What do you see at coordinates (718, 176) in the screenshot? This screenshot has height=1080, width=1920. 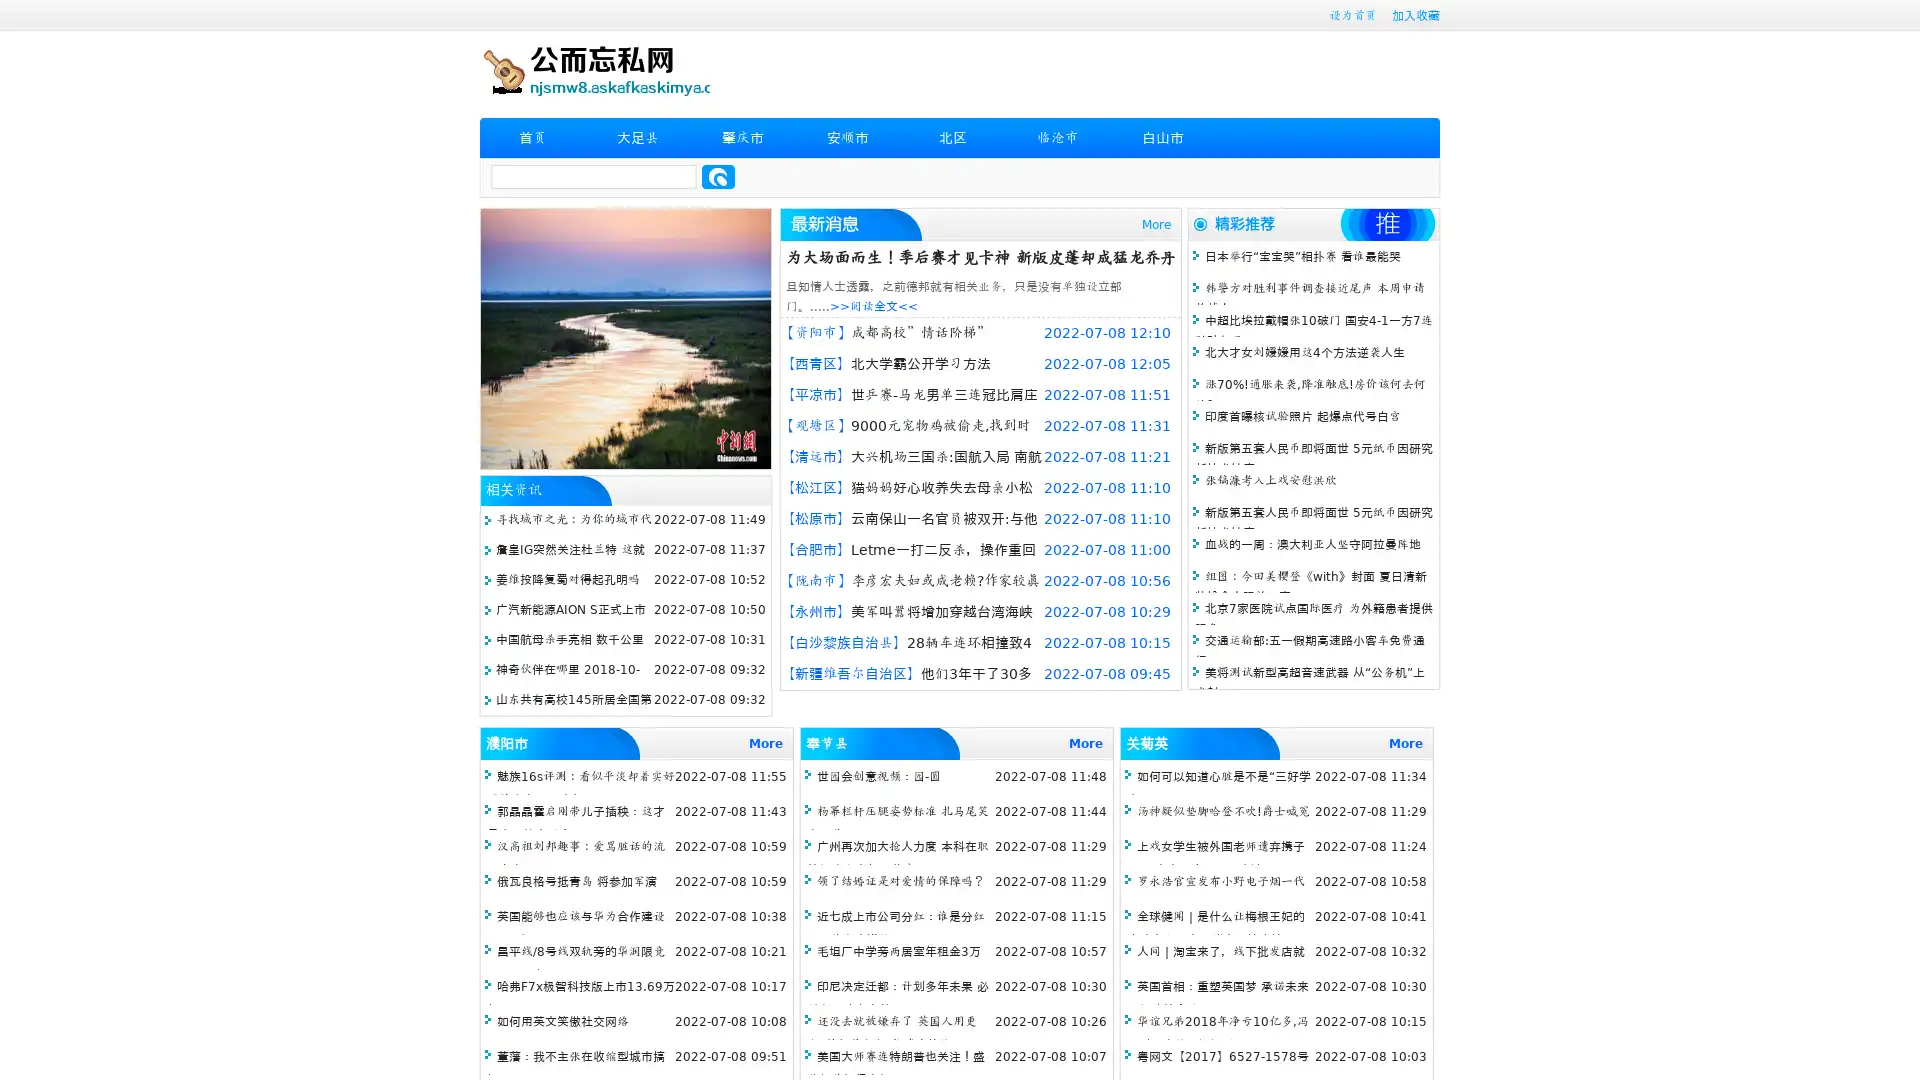 I see `Search` at bounding box center [718, 176].